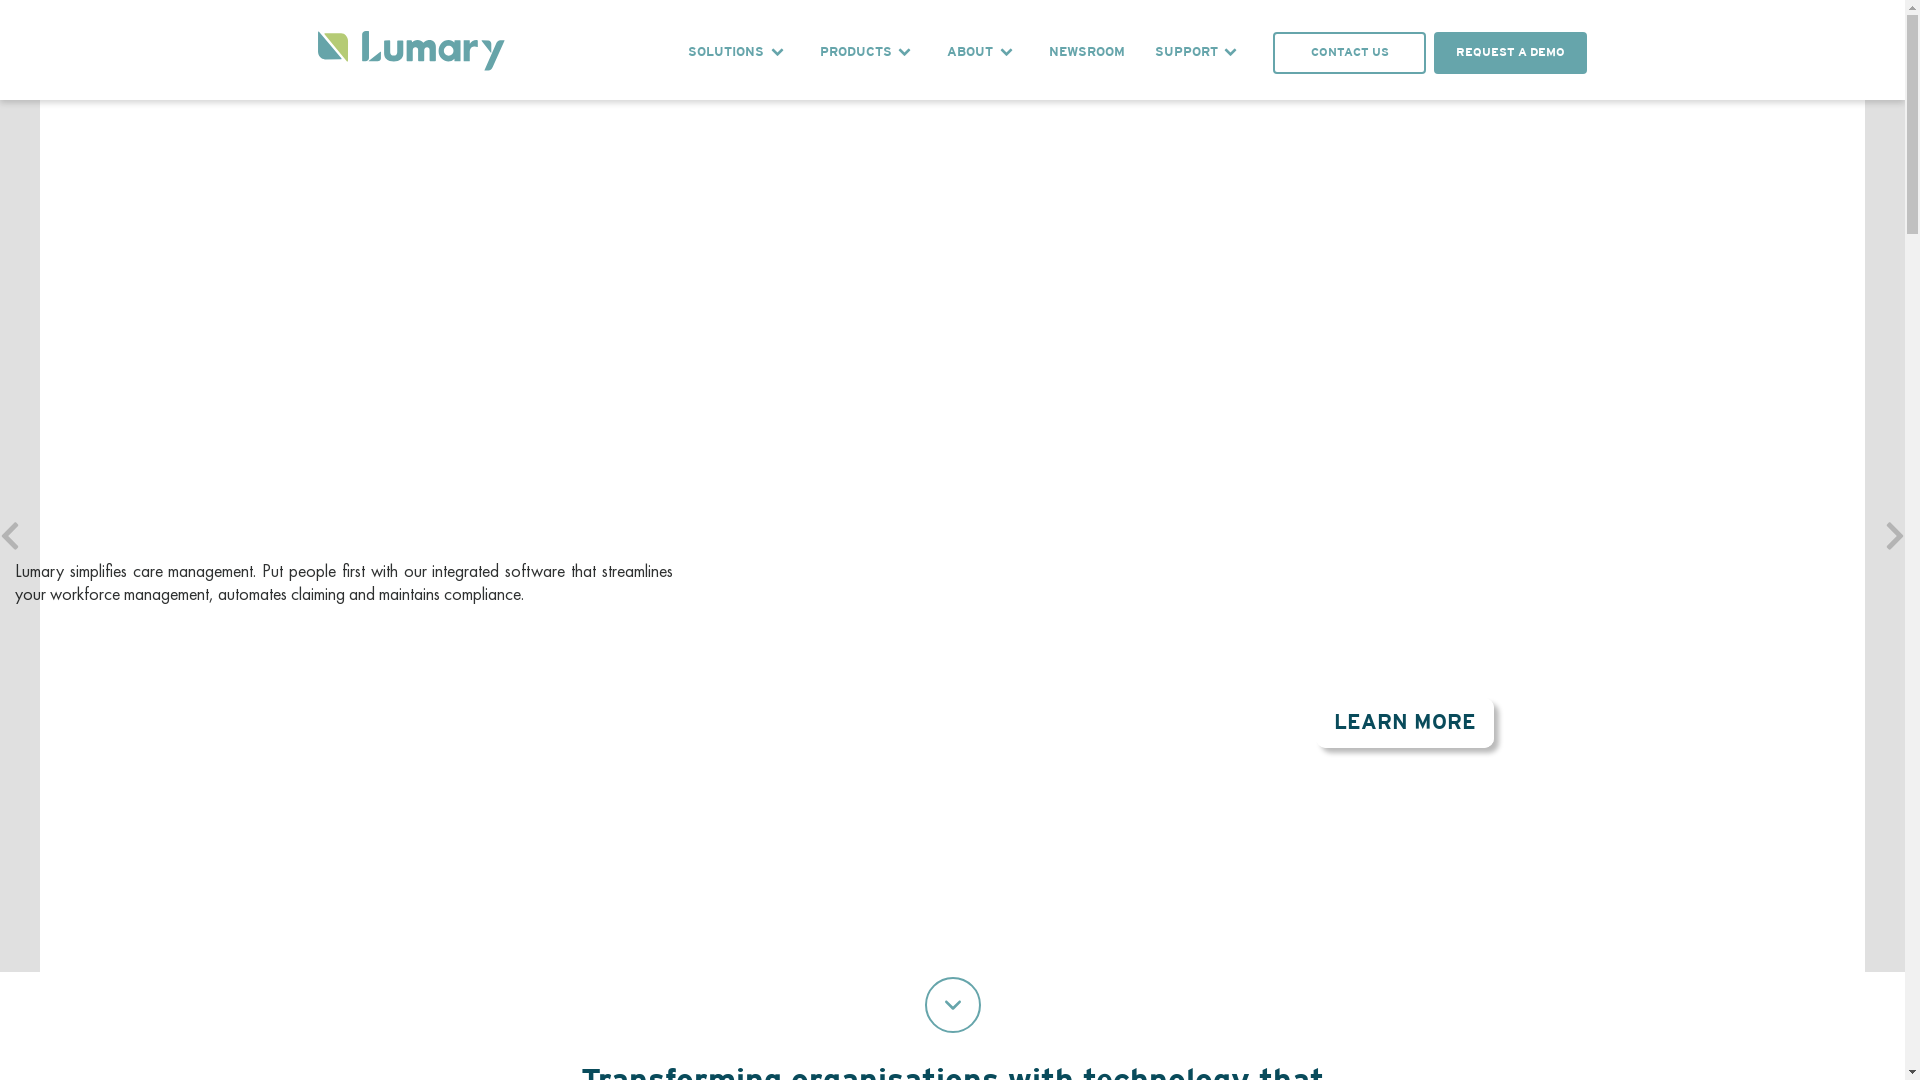  I want to click on 'REQUEST A DEMO', so click(88, 689).